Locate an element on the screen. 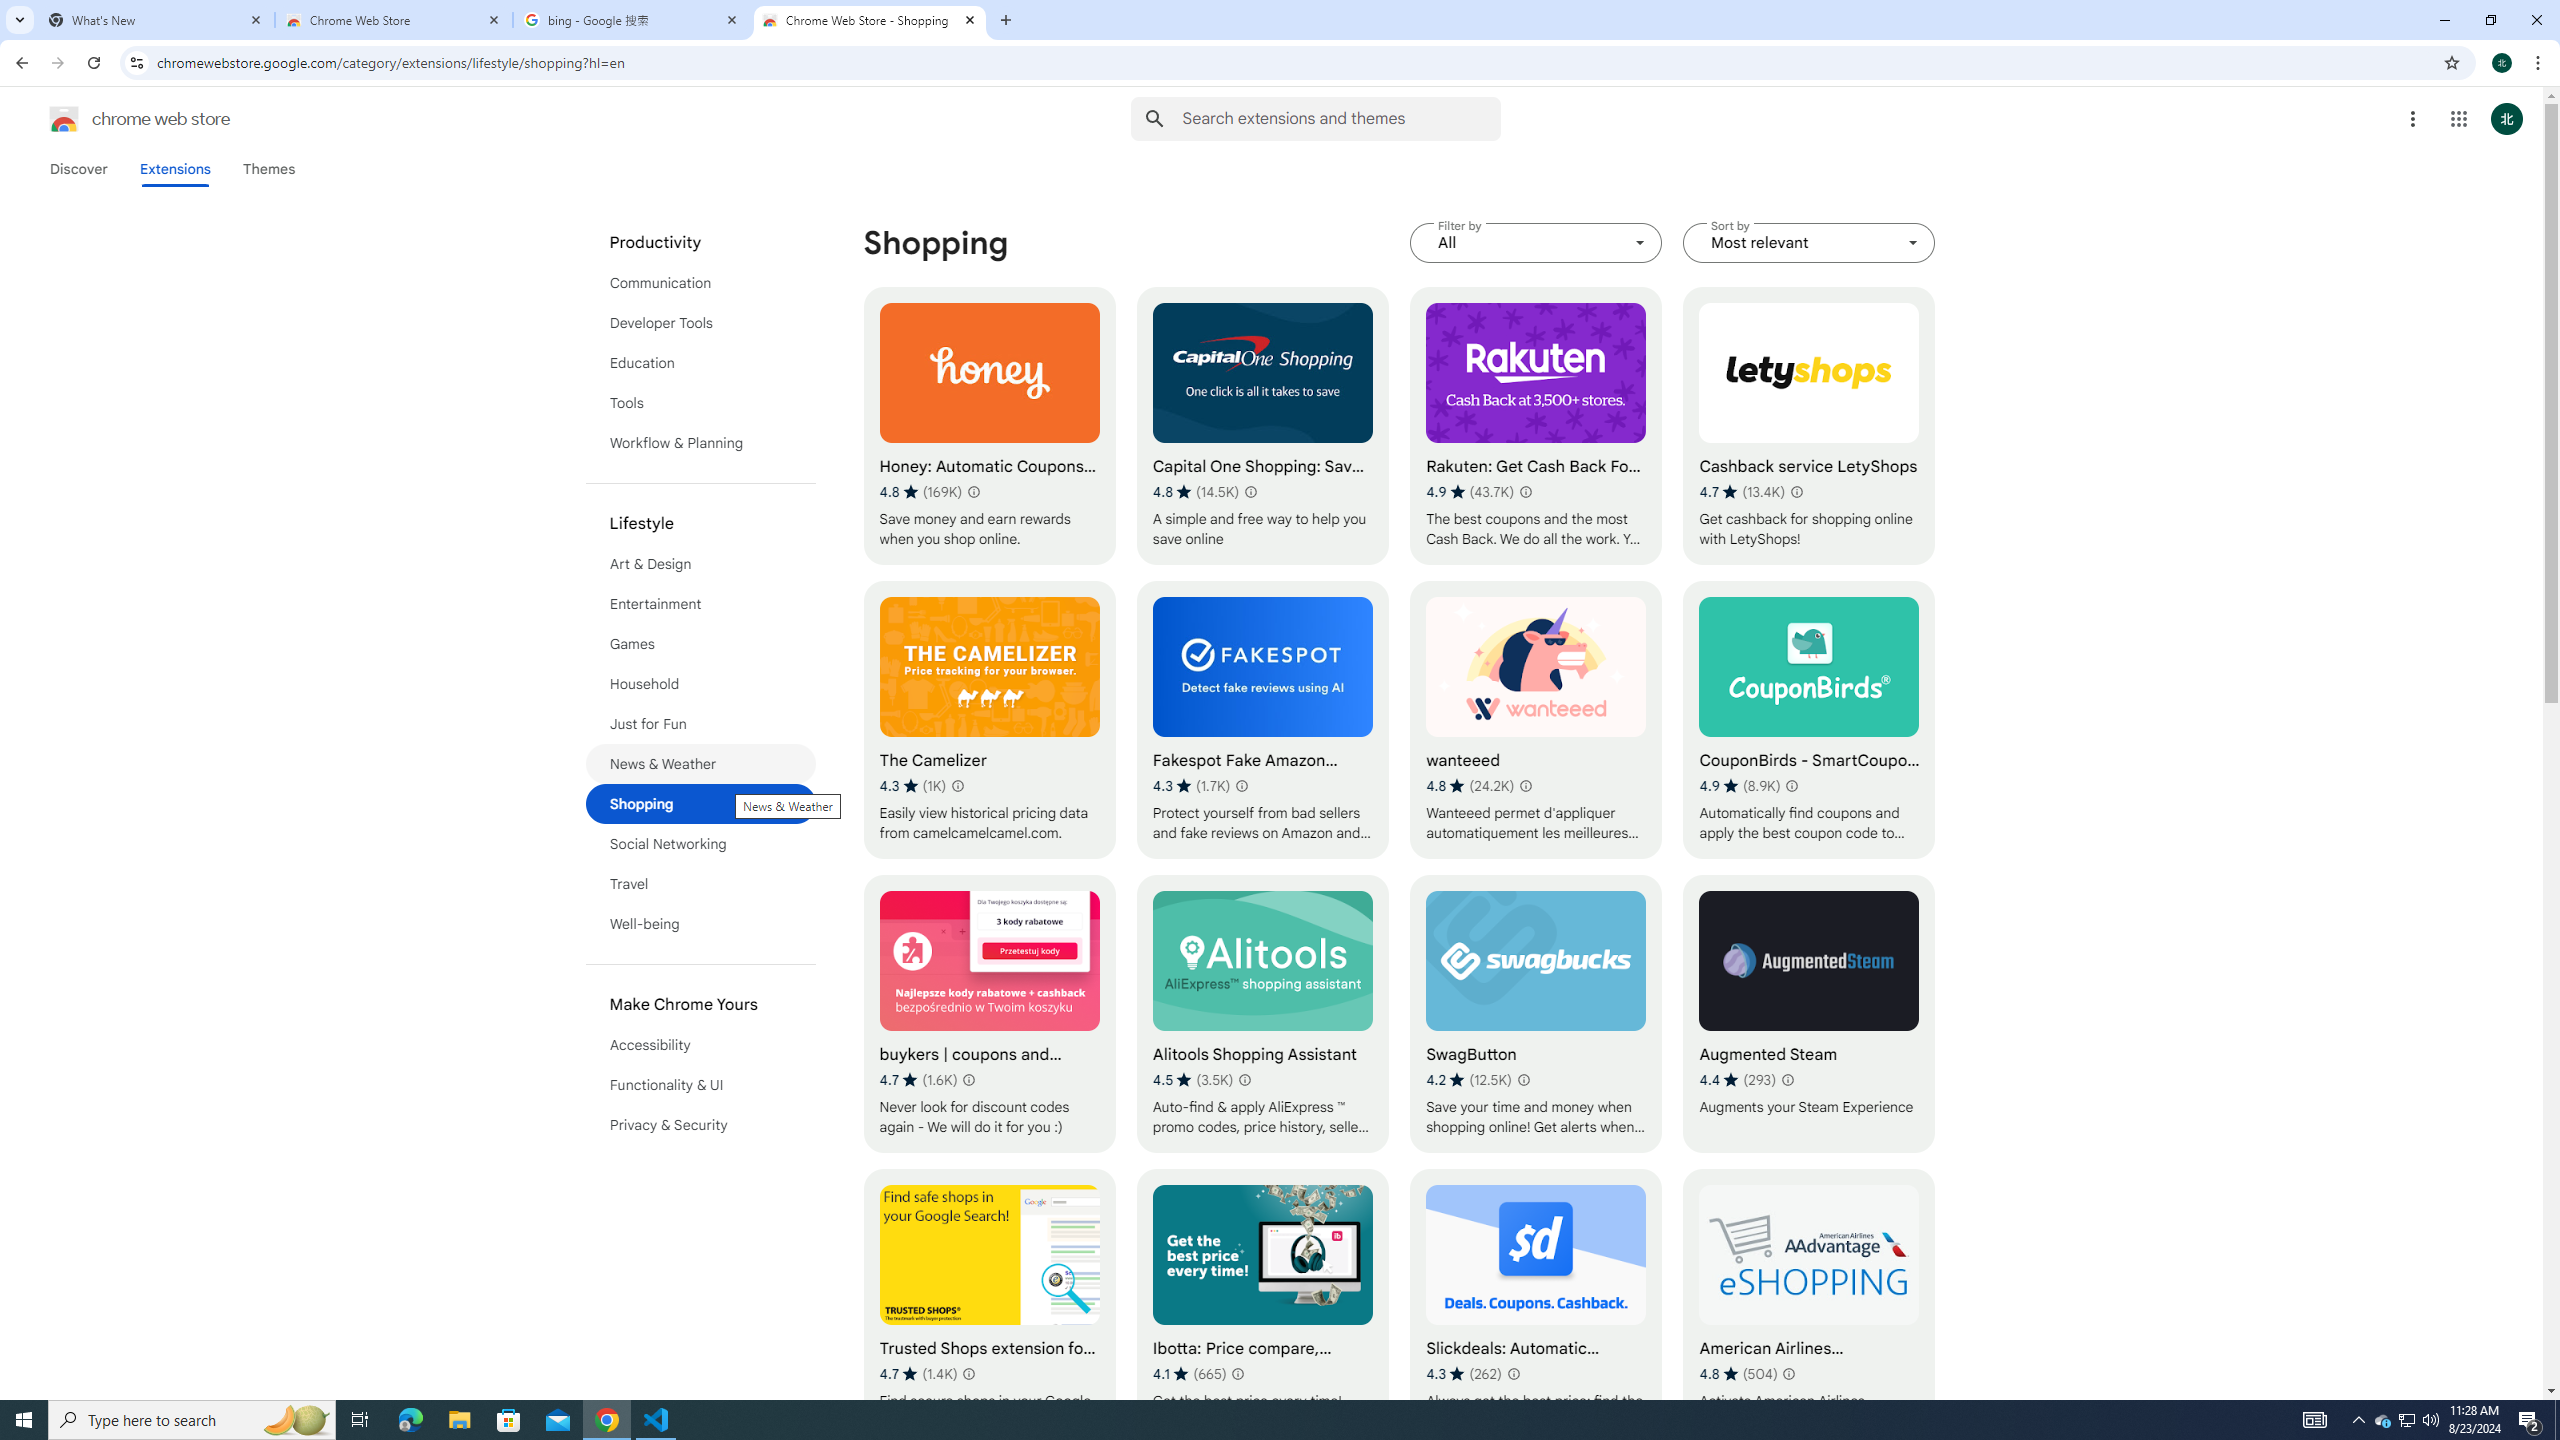  'CouponBirds - SmartCoupon Coupon Finder' is located at coordinates (1807, 720).